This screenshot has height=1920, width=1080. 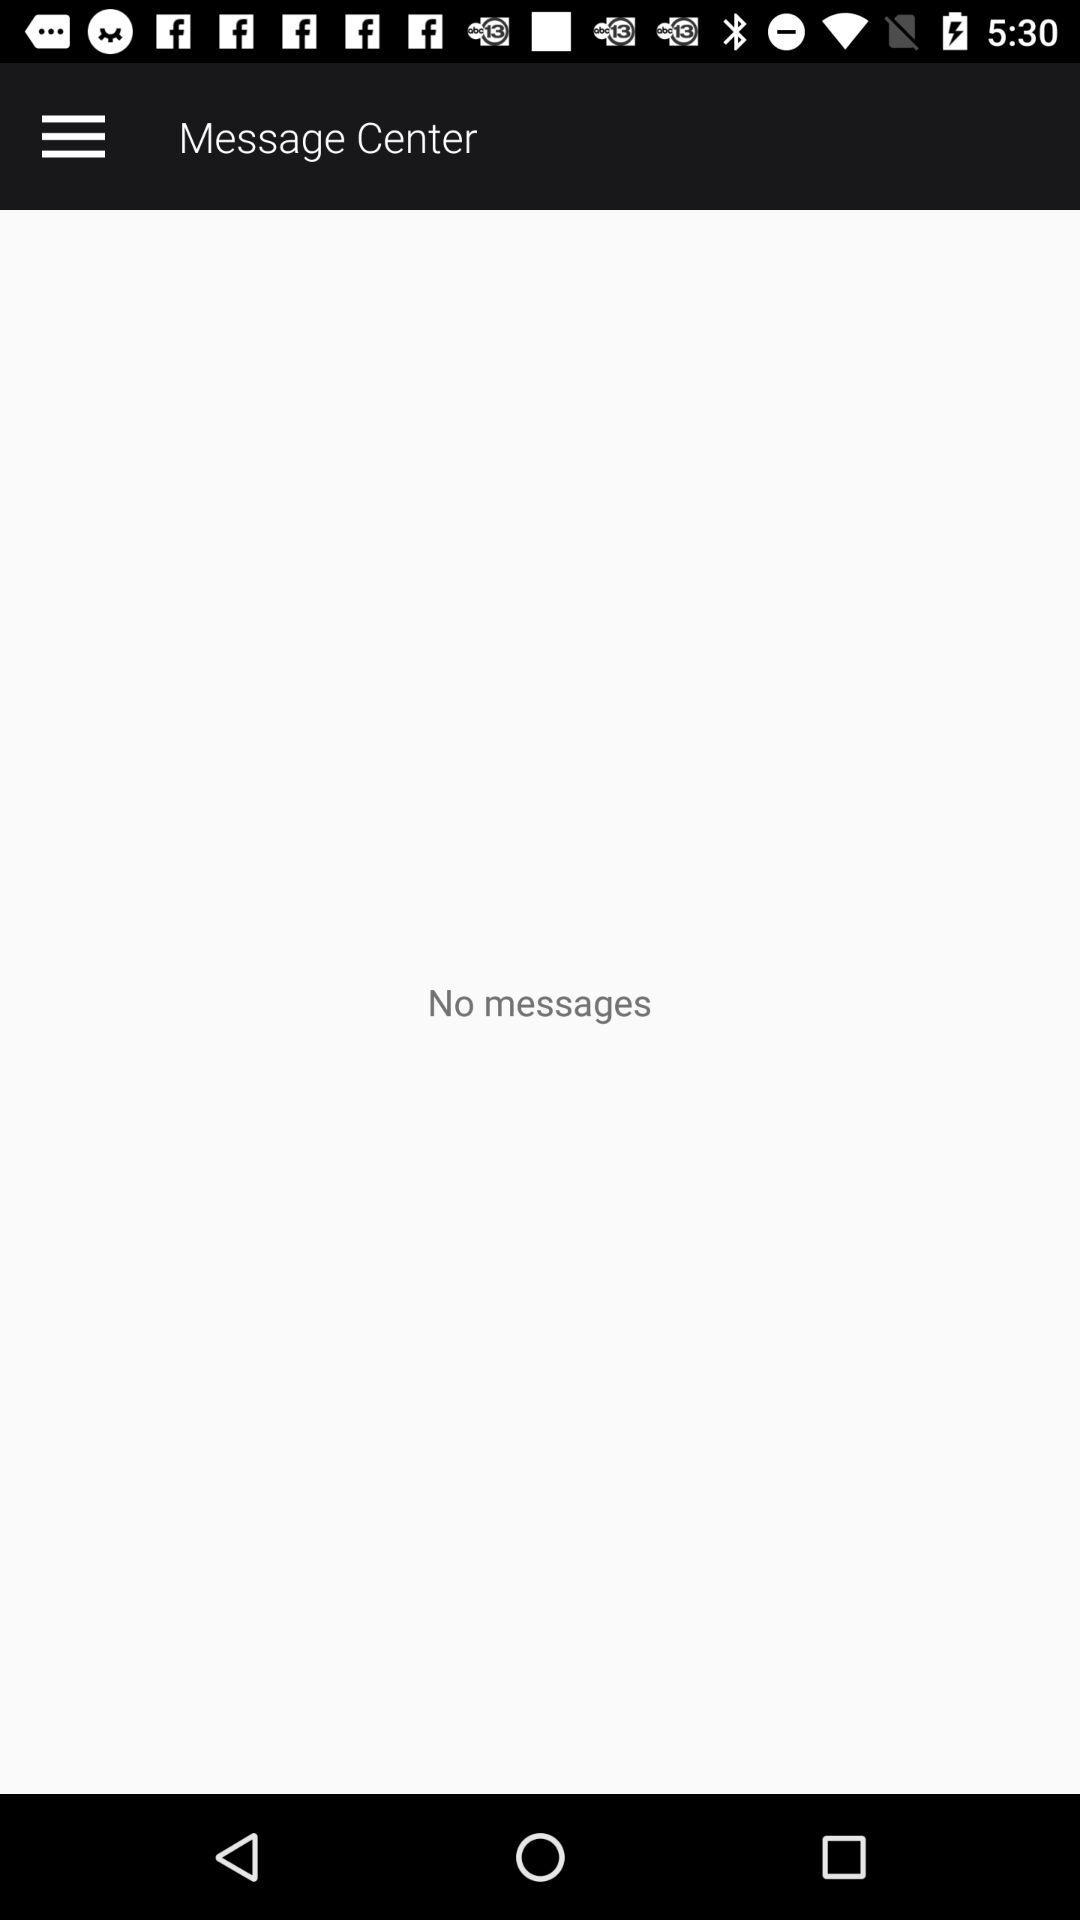 What do you see at coordinates (72, 135) in the screenshot?
I see `the menu icon` at bounding box center [72, 135].